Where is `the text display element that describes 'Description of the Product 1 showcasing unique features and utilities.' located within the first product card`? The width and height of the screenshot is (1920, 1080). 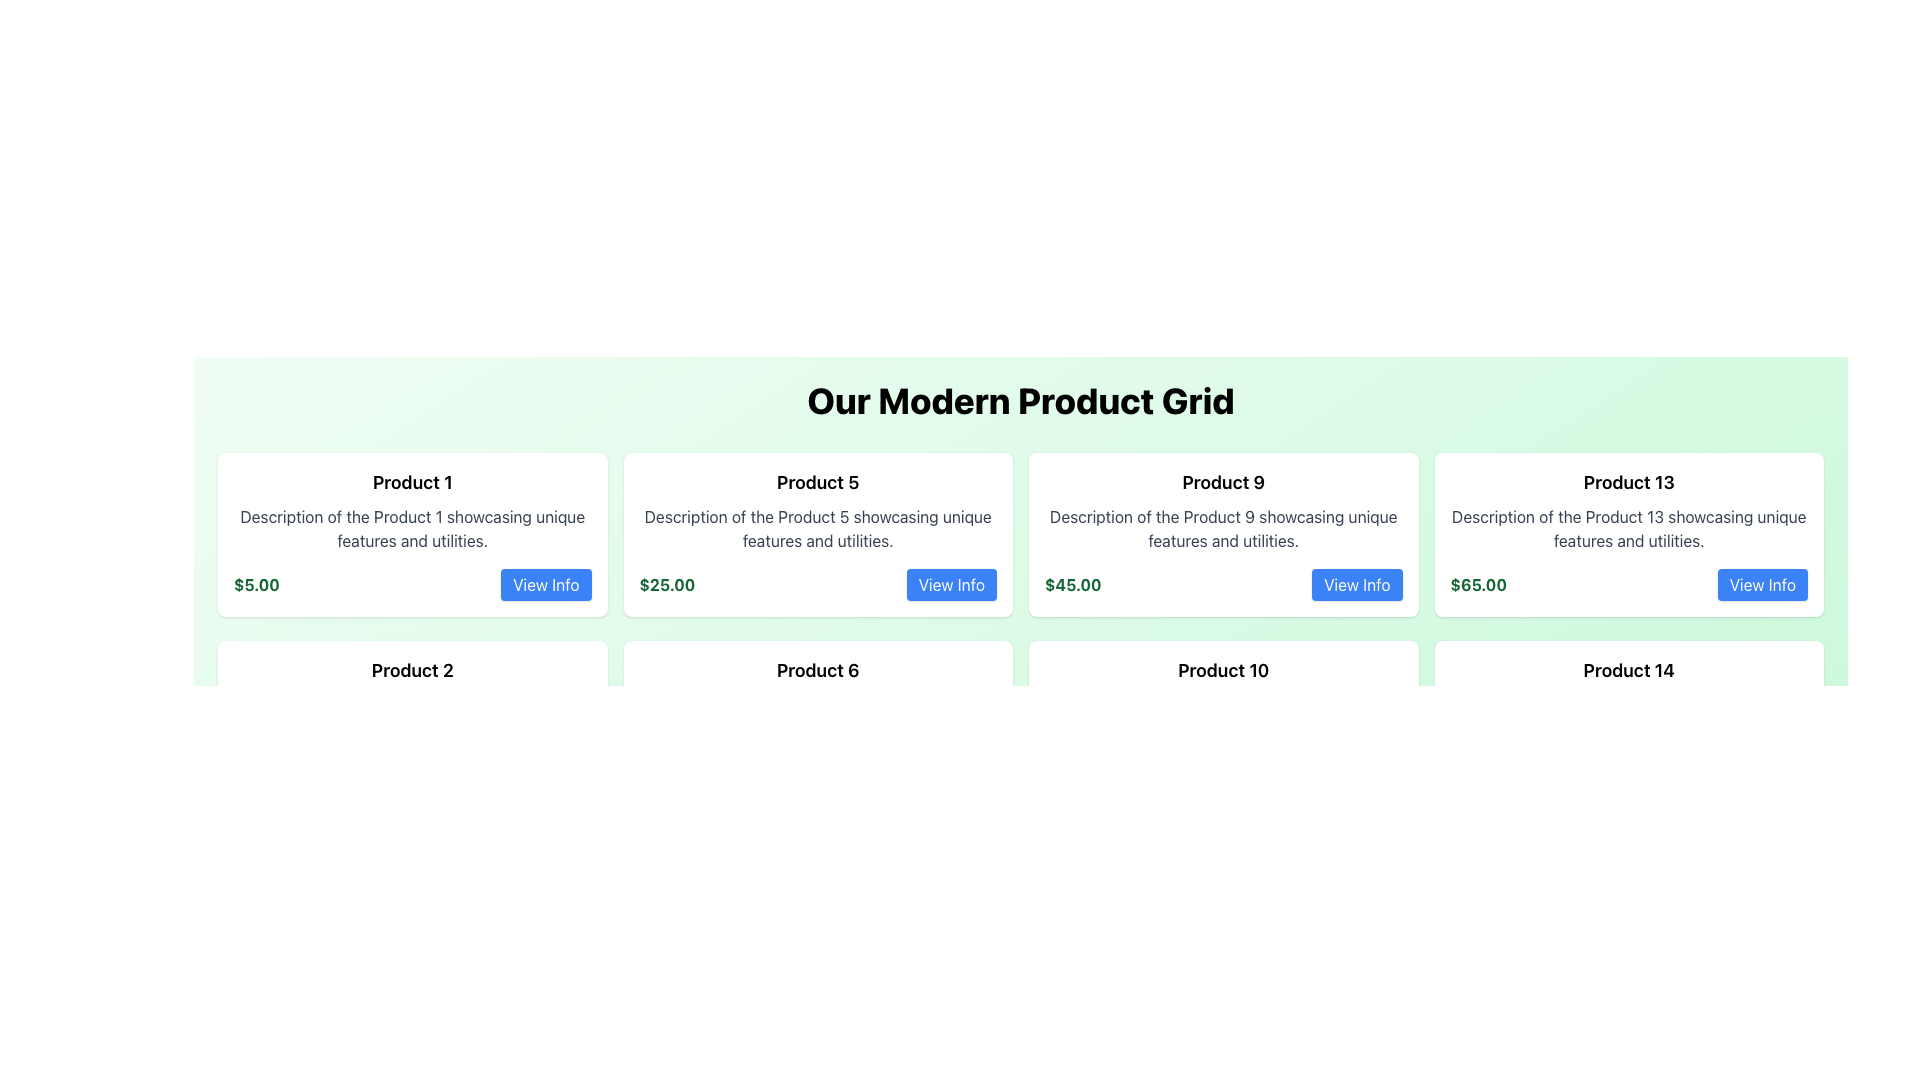
the text display element that describes 'Description of the Product 1 showcasing unique features and utilities.' located within the first product card is located at coordinates (411, 527).